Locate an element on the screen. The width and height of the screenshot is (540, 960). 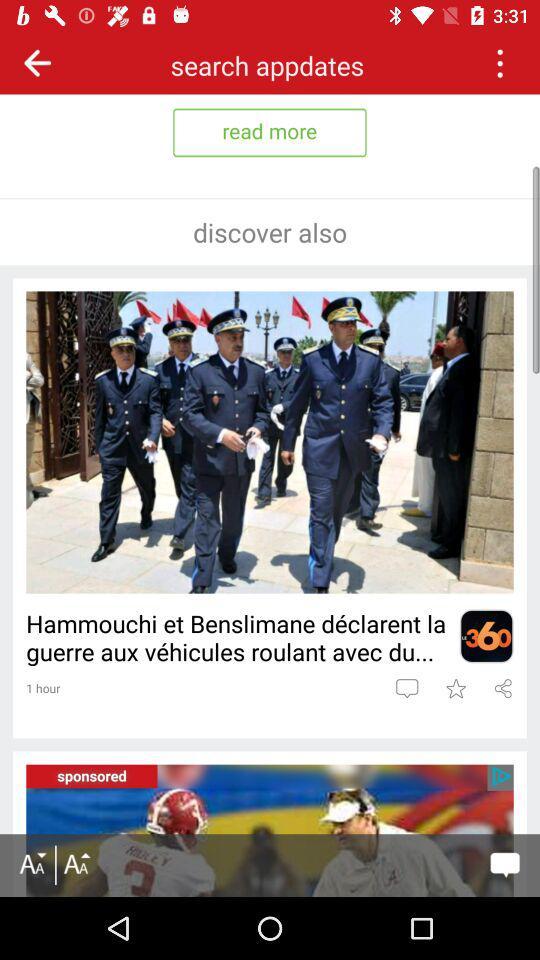
the more icon is located at coordinates (498, 62).